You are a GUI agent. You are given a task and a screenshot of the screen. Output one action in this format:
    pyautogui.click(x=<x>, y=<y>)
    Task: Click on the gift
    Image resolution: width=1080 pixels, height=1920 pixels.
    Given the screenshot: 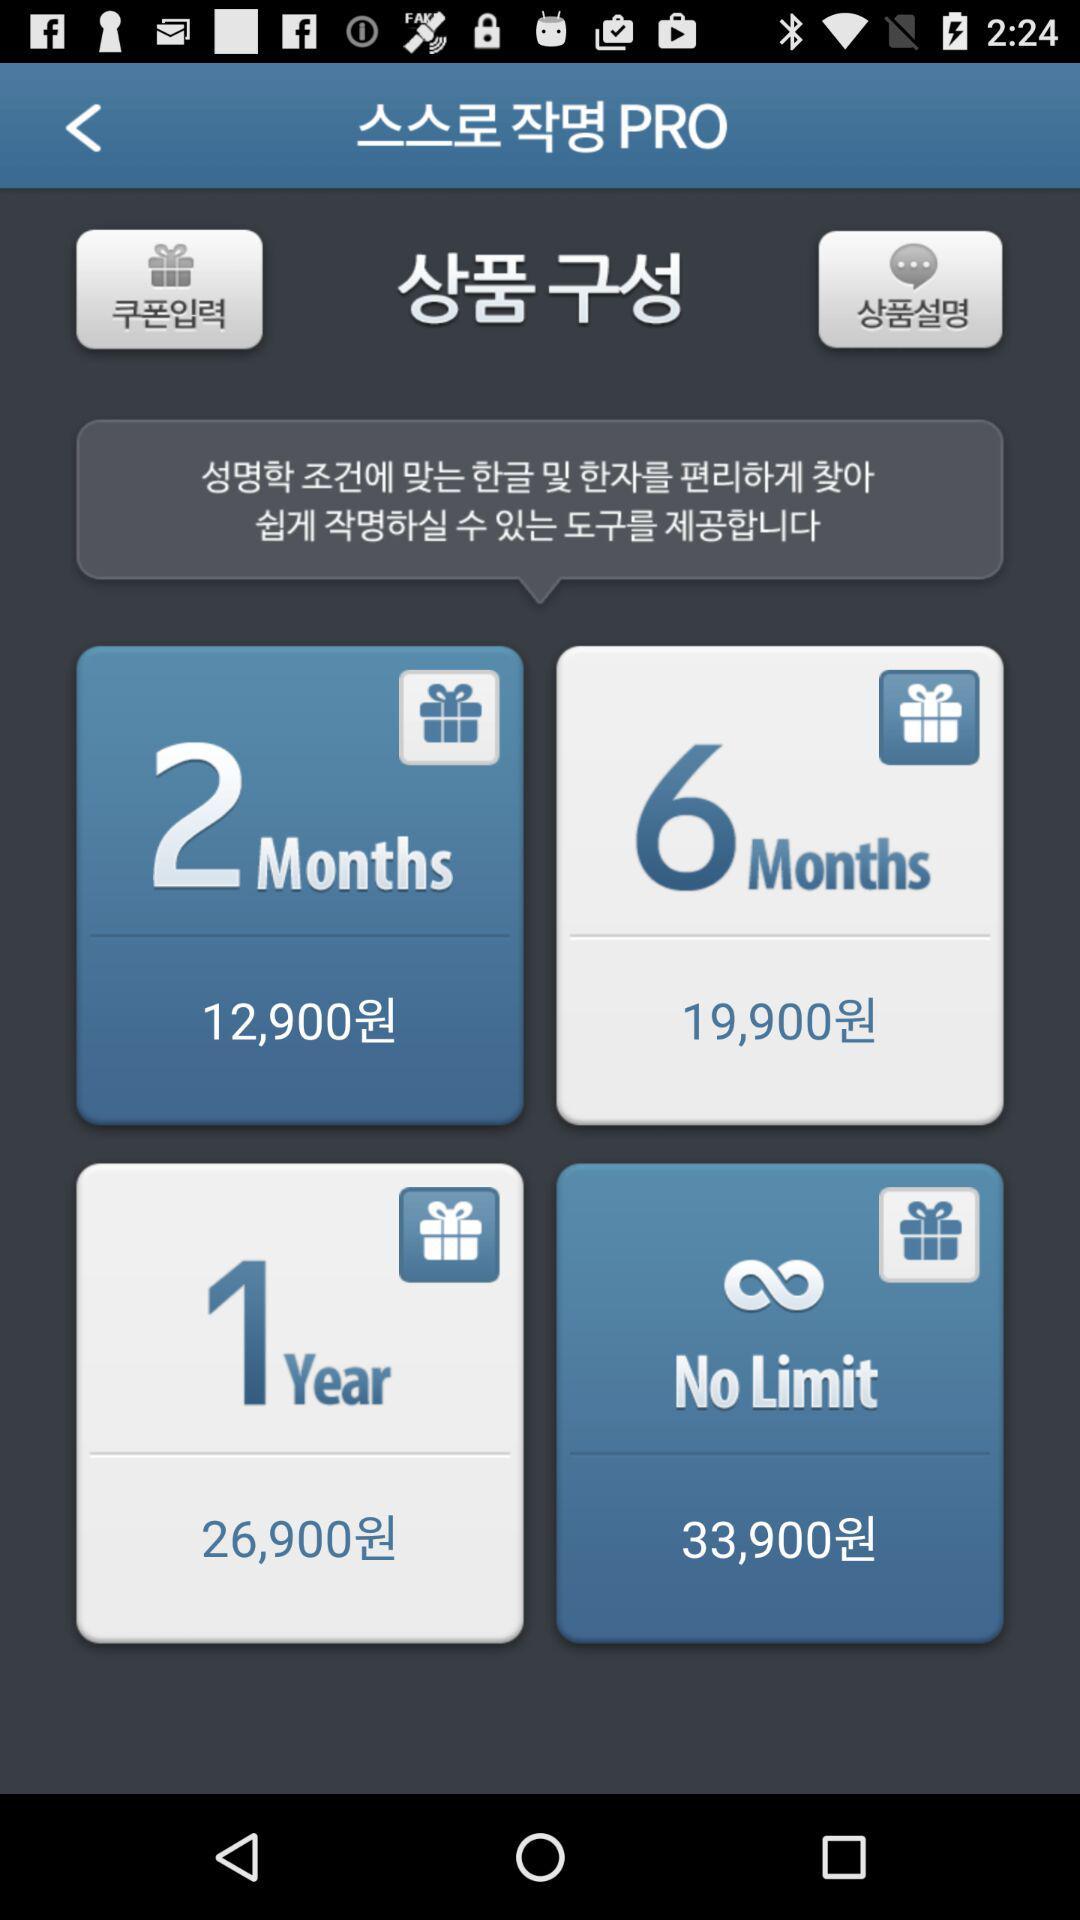 What is the action you would take?
    pyautogui.click(x=929, y=1234)
    